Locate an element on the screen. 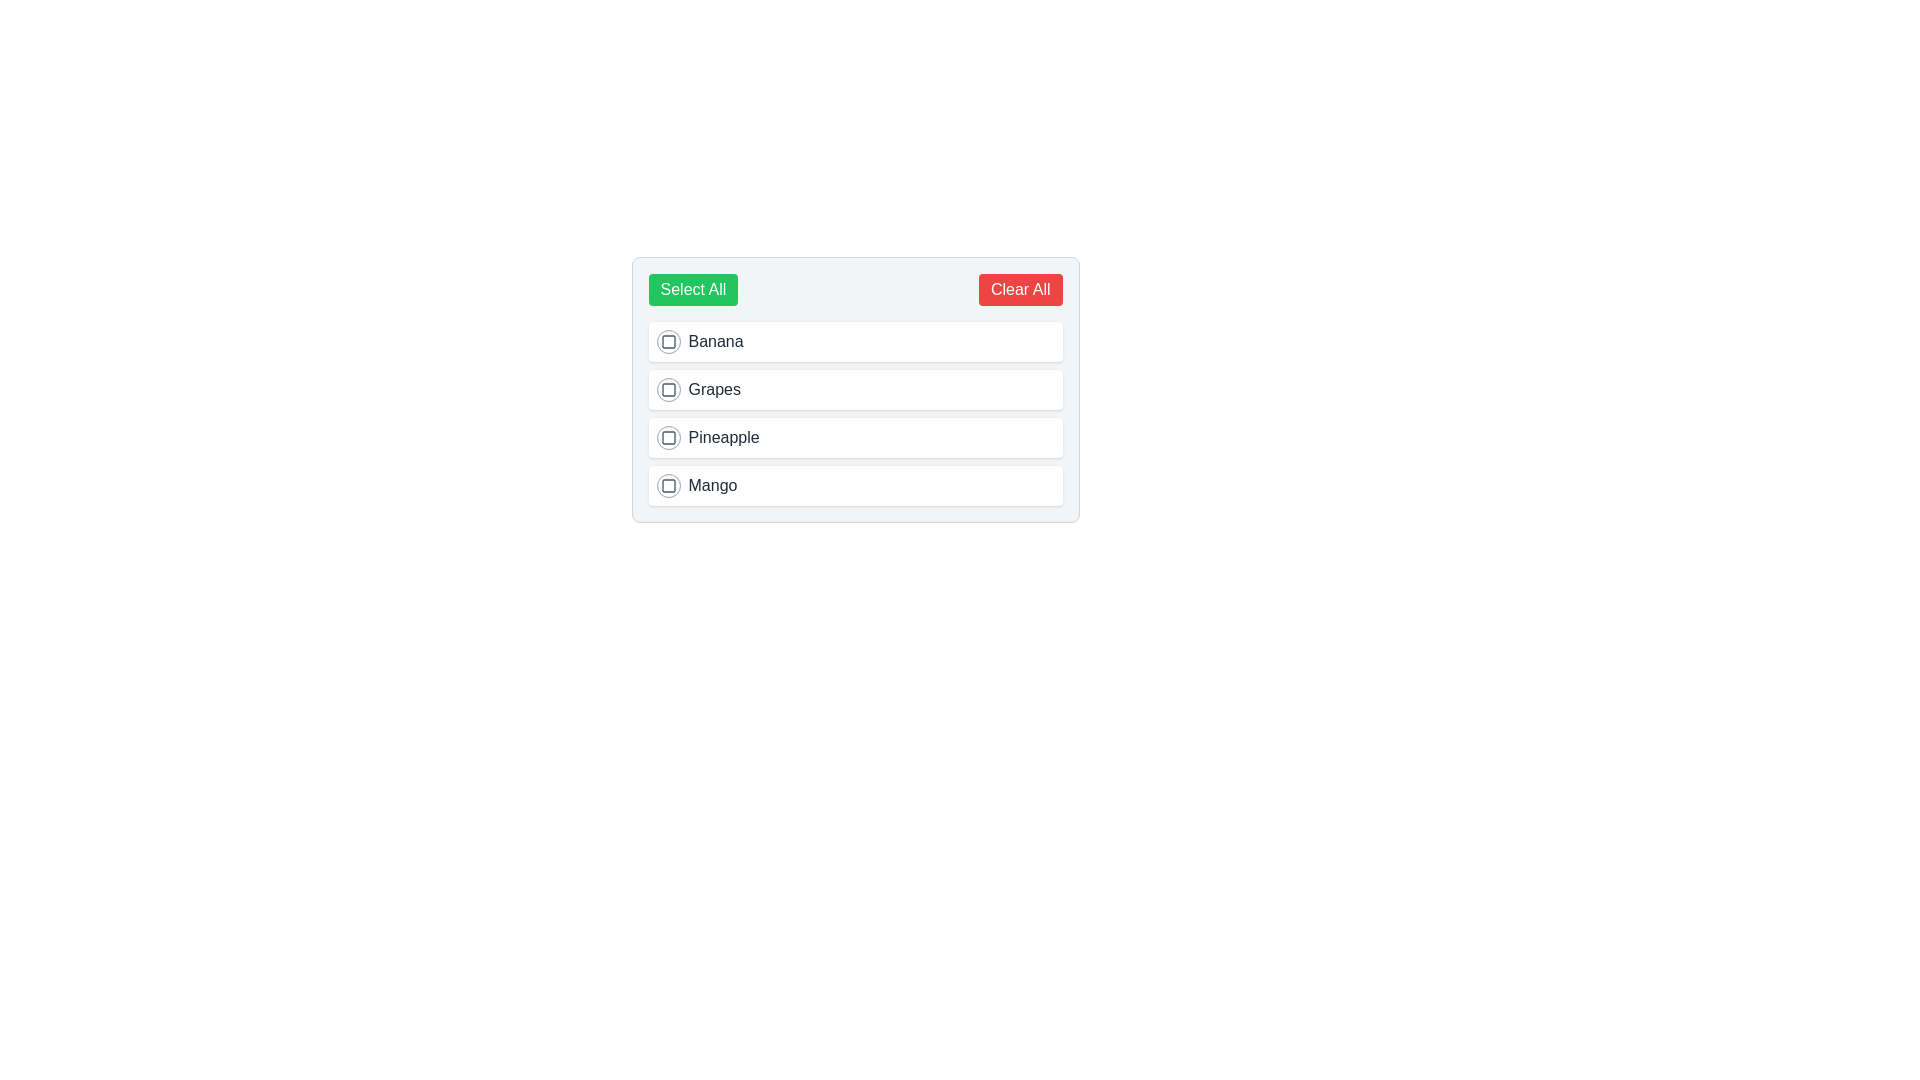 The height and width of the screenshot is (1080, 1920). the checkbox labeled 'Grapes' is located at coordinates (668, 389).